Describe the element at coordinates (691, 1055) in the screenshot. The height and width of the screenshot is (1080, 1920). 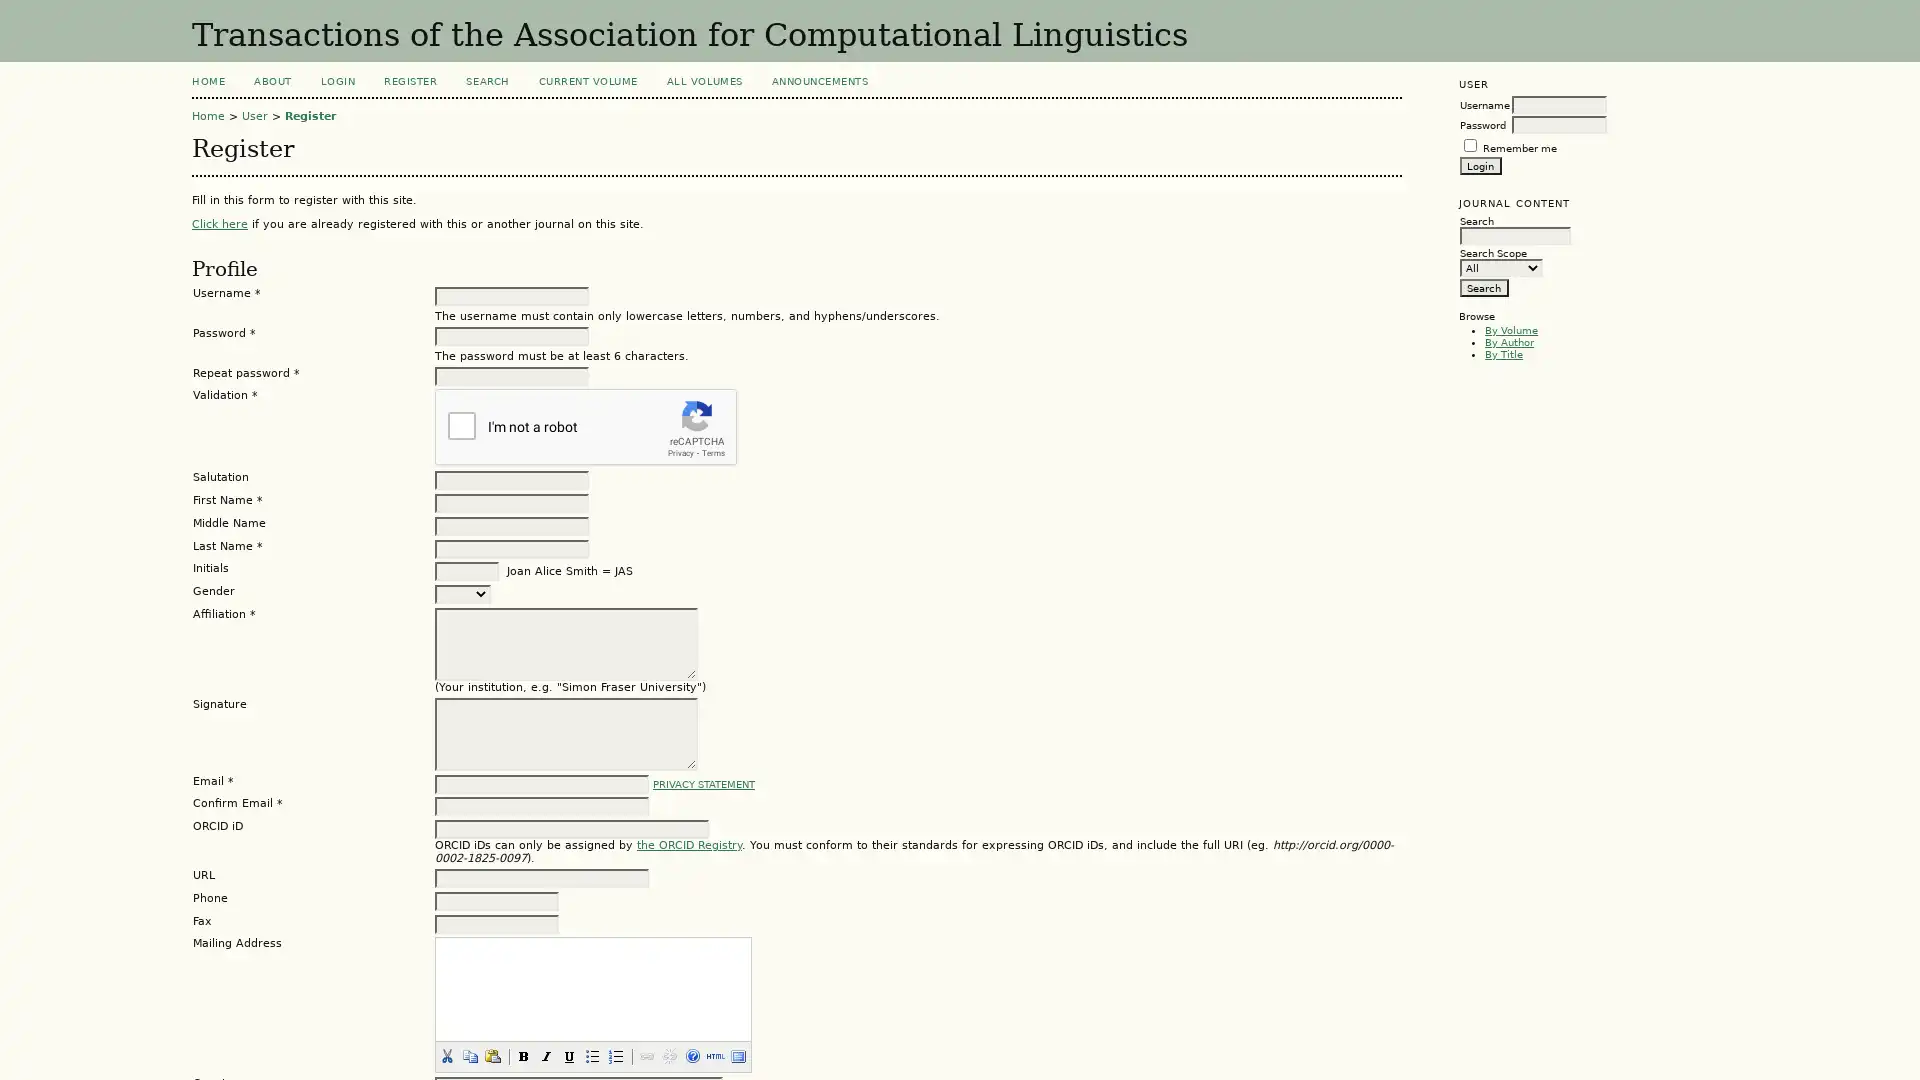
I see `Help` at that location.